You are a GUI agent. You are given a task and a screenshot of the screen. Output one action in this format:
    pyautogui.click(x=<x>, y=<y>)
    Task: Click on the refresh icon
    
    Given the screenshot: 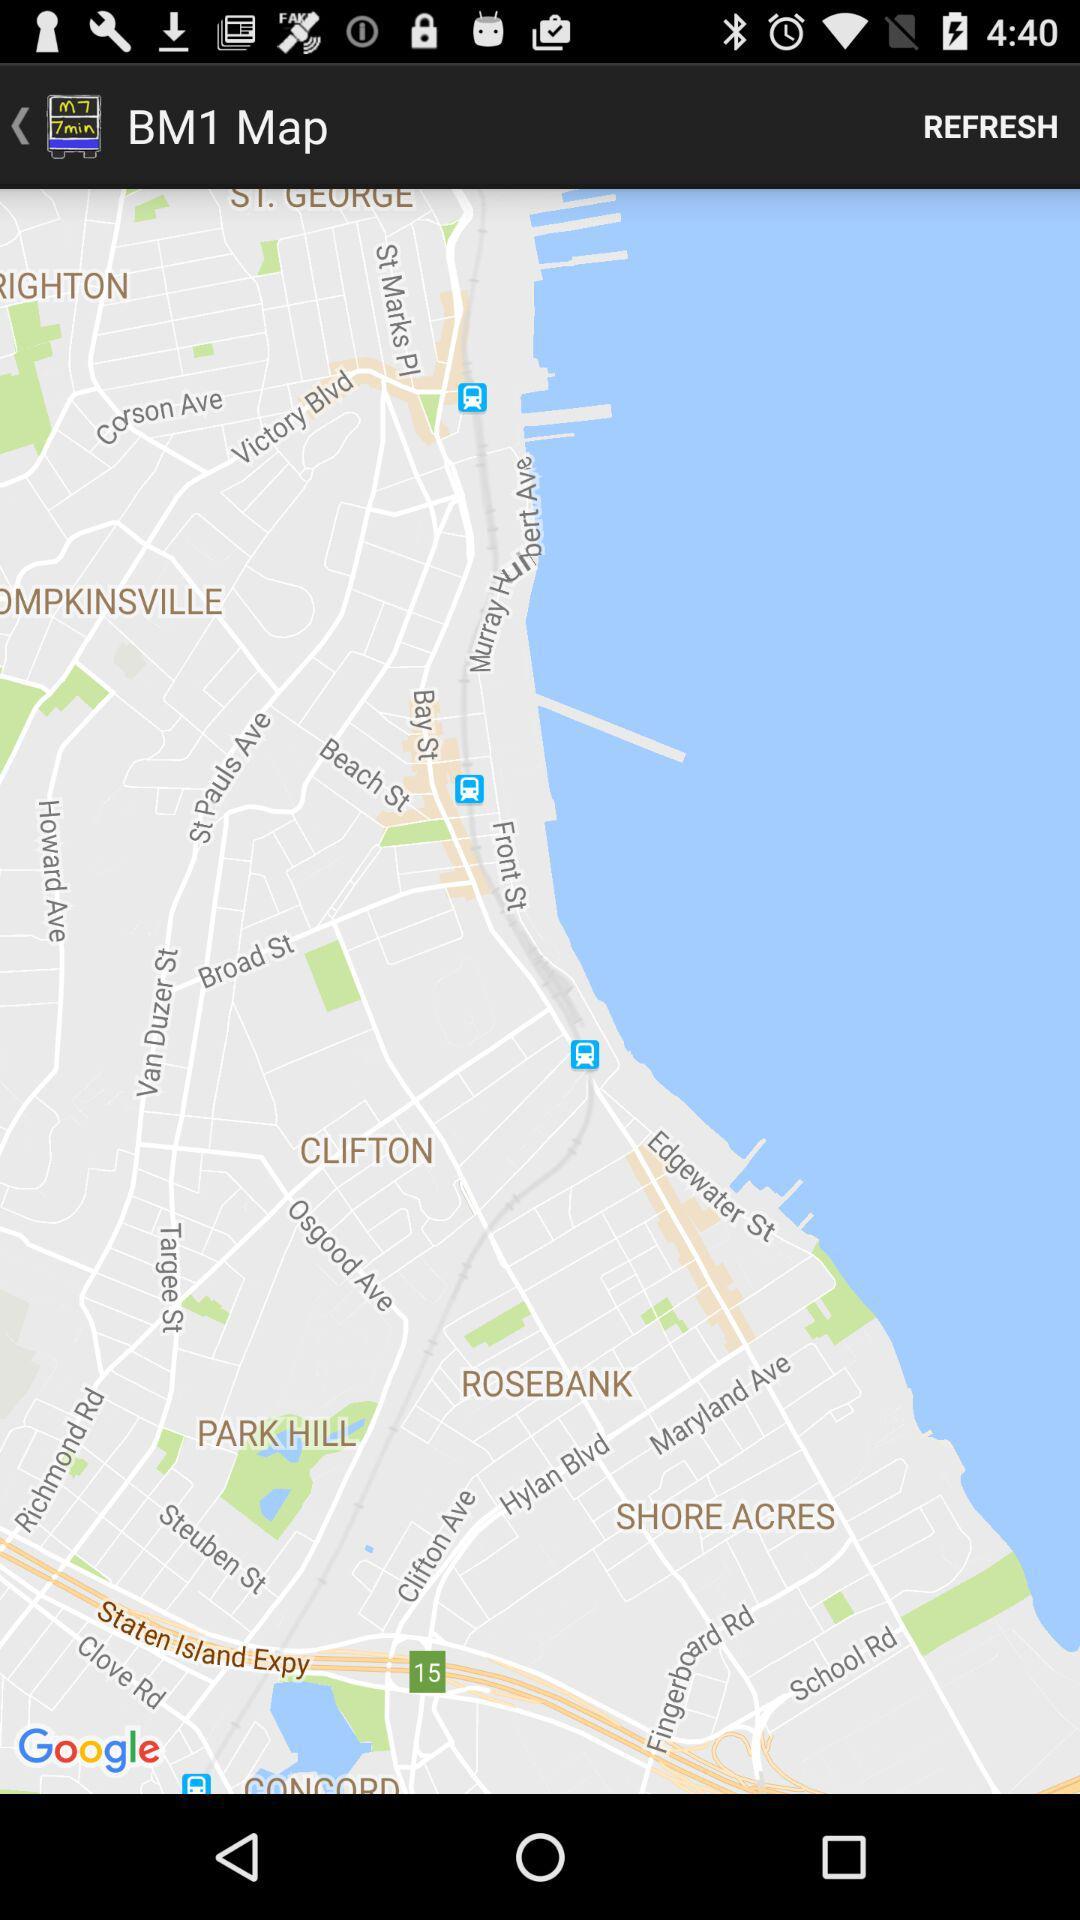 What is the action you would take?
    pyautogui.click(x=991, y=124)
    